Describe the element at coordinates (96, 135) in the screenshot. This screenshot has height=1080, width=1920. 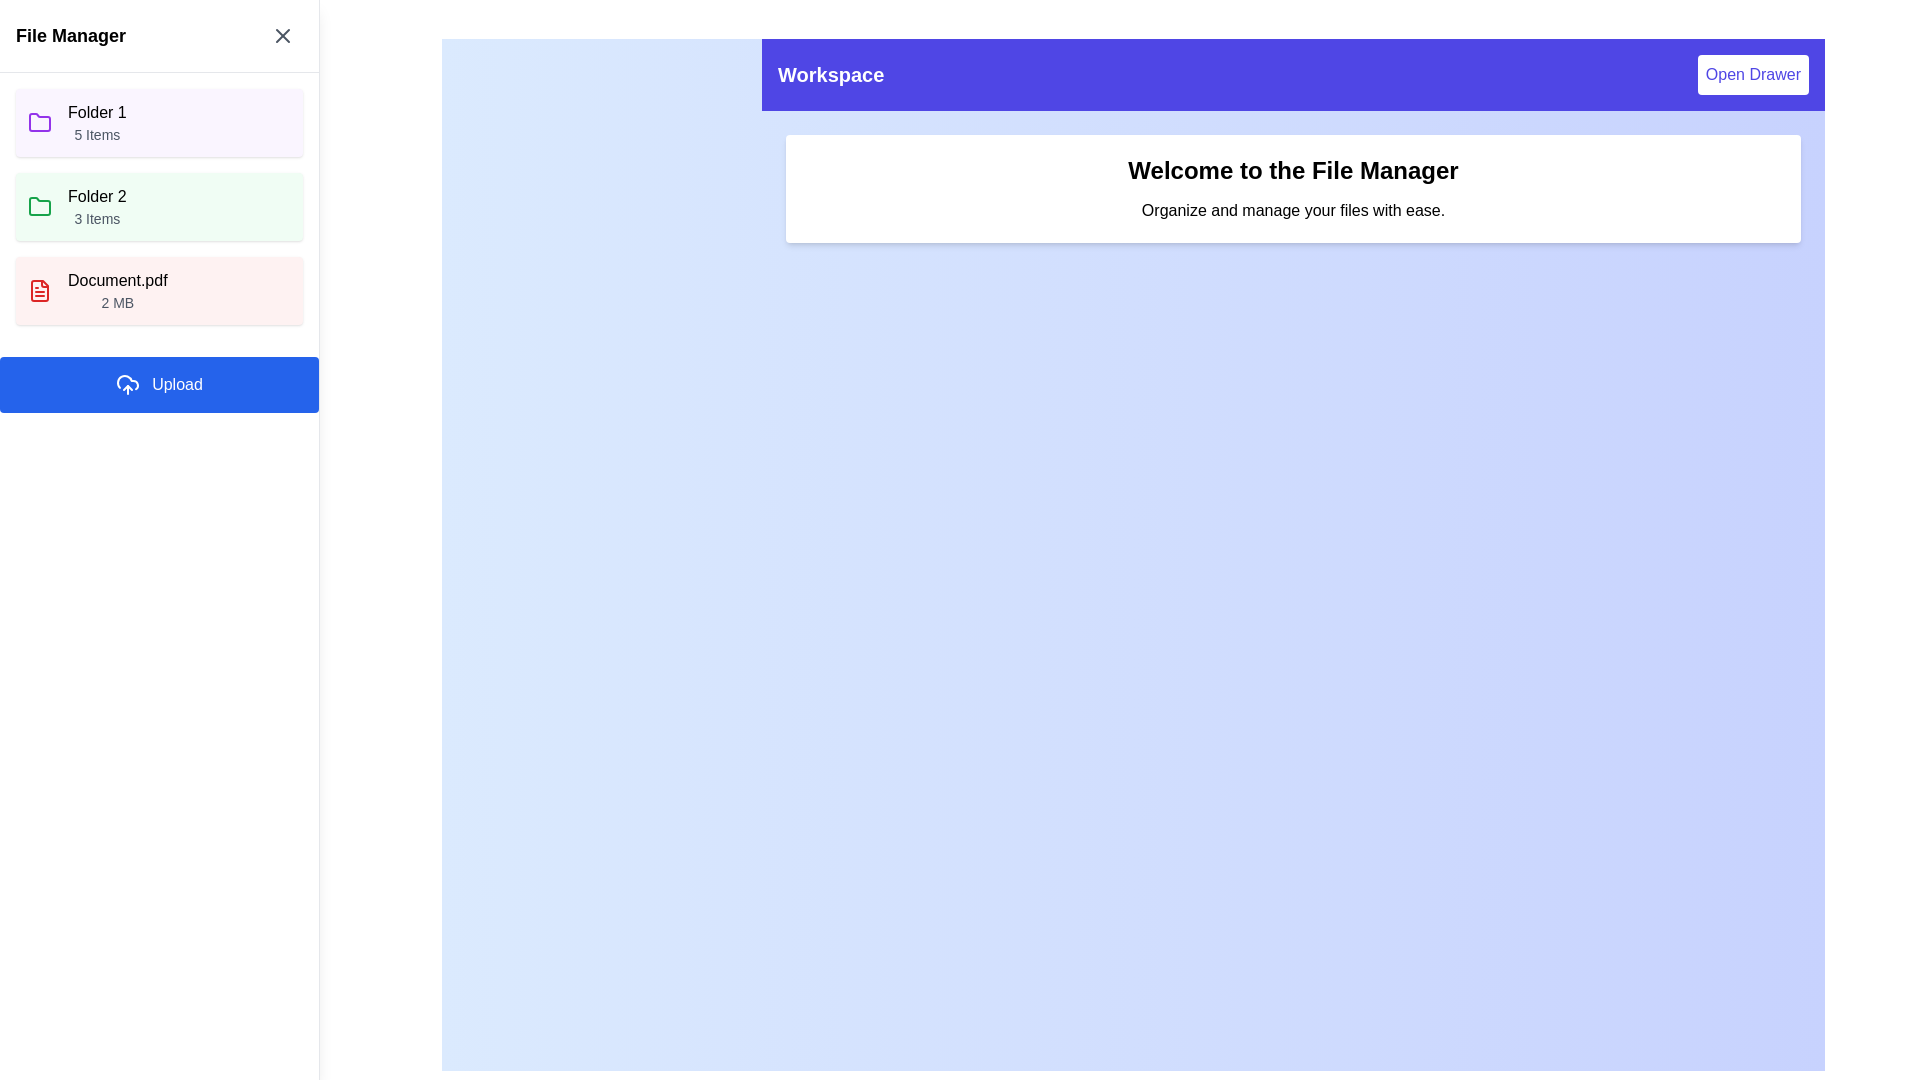
I see `the text label that reads '5 Items', located below 'Folder 1' in the sidebar` at that location.